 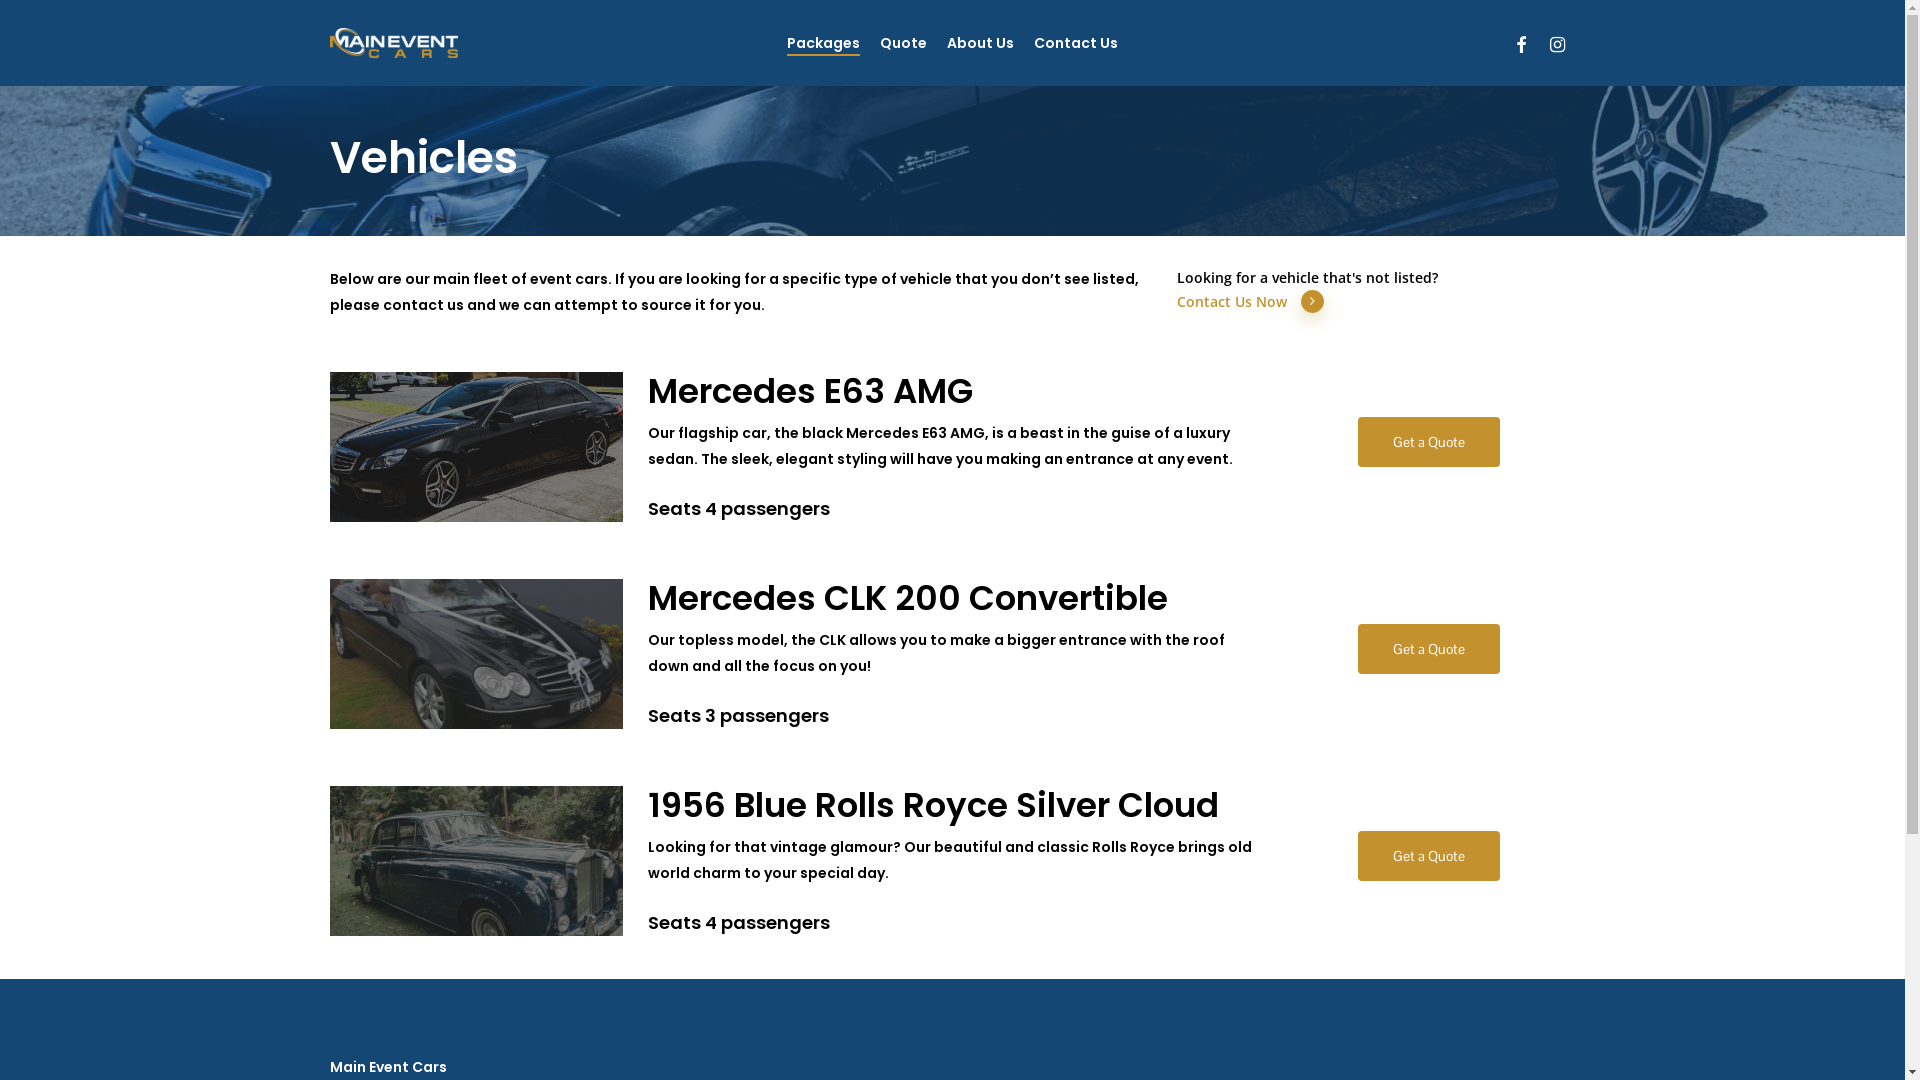 What do you see at coordinates (1428, 648) in the screenshot?
I see `'Get a Quote'` at bounding box center [1428, 648].